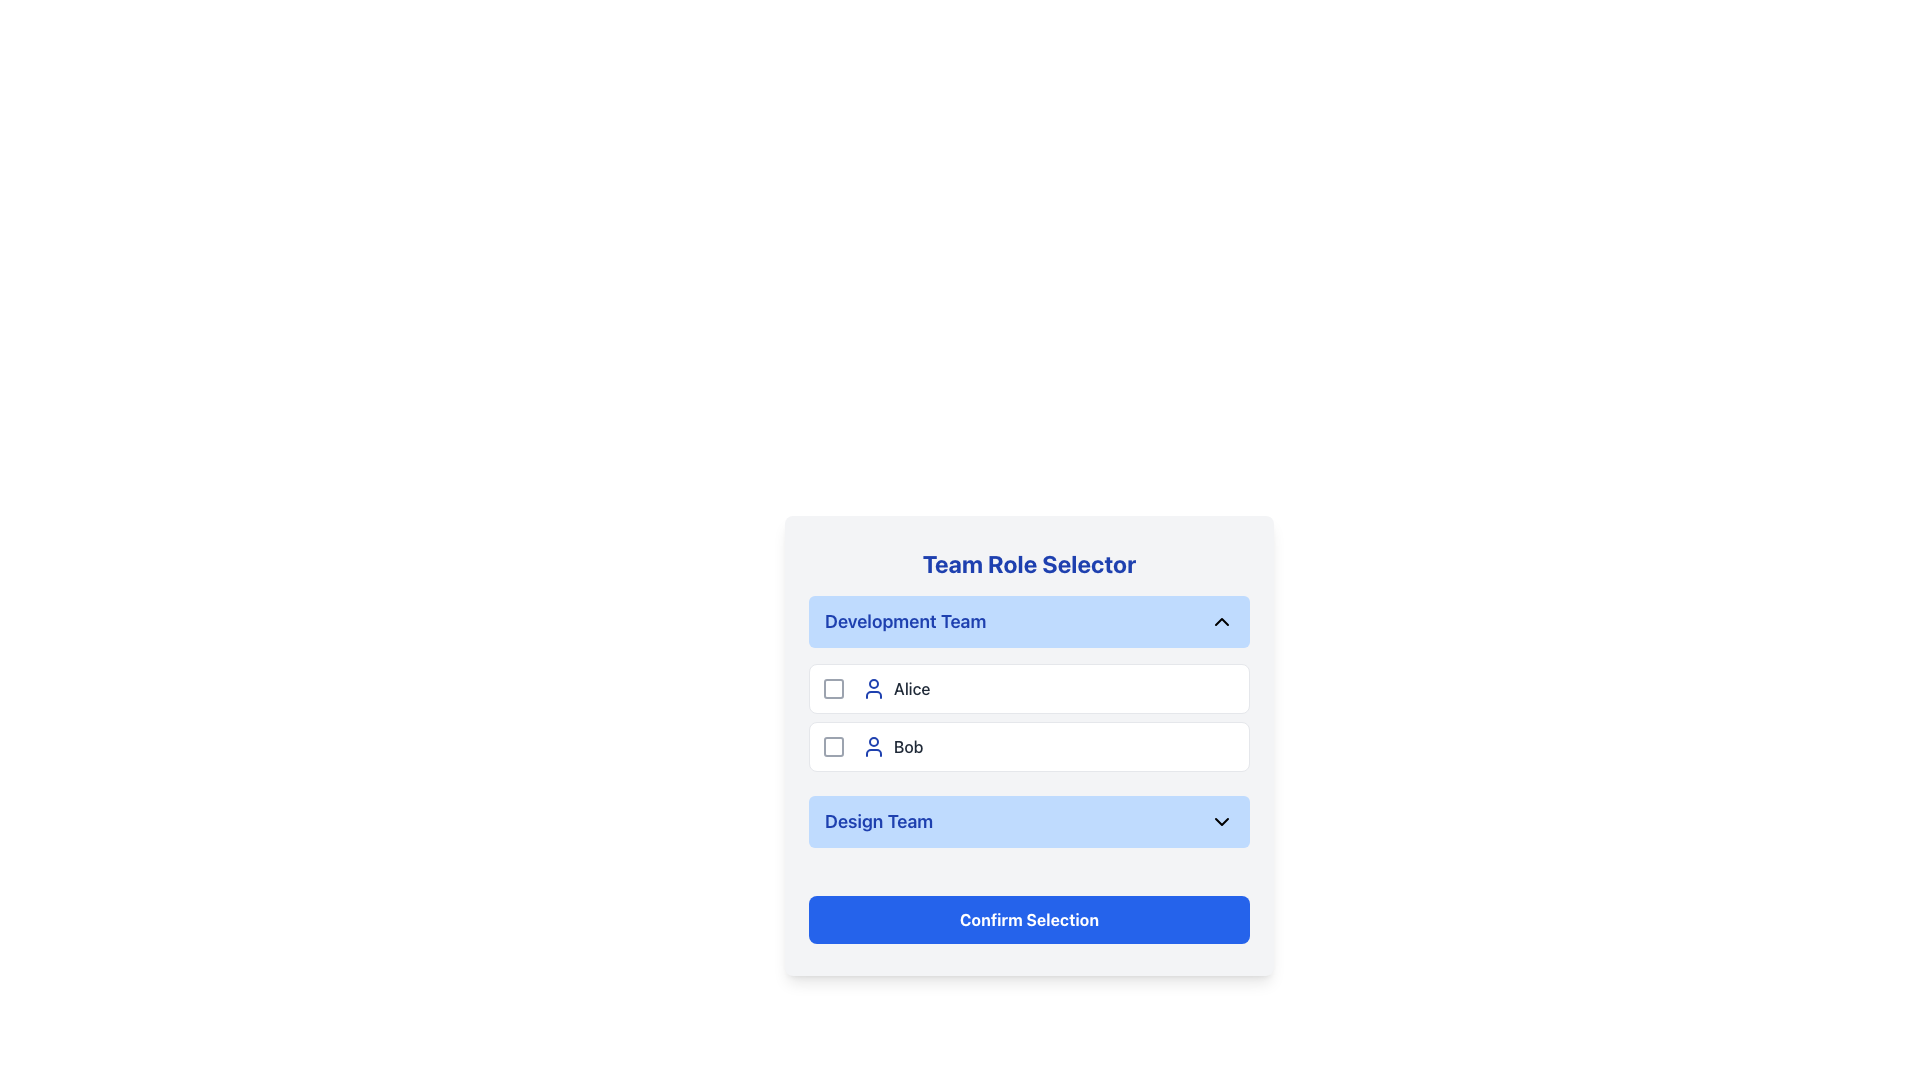 Image resolution: width=1920 pixels, height=1080 pixels. Describe the element at coordinates (907, 747) in the screenshot. I see `the text label displaying the name 'Bob', which is located next to the user avatar icon in the middle row under the 'Development Team' header` at that location.